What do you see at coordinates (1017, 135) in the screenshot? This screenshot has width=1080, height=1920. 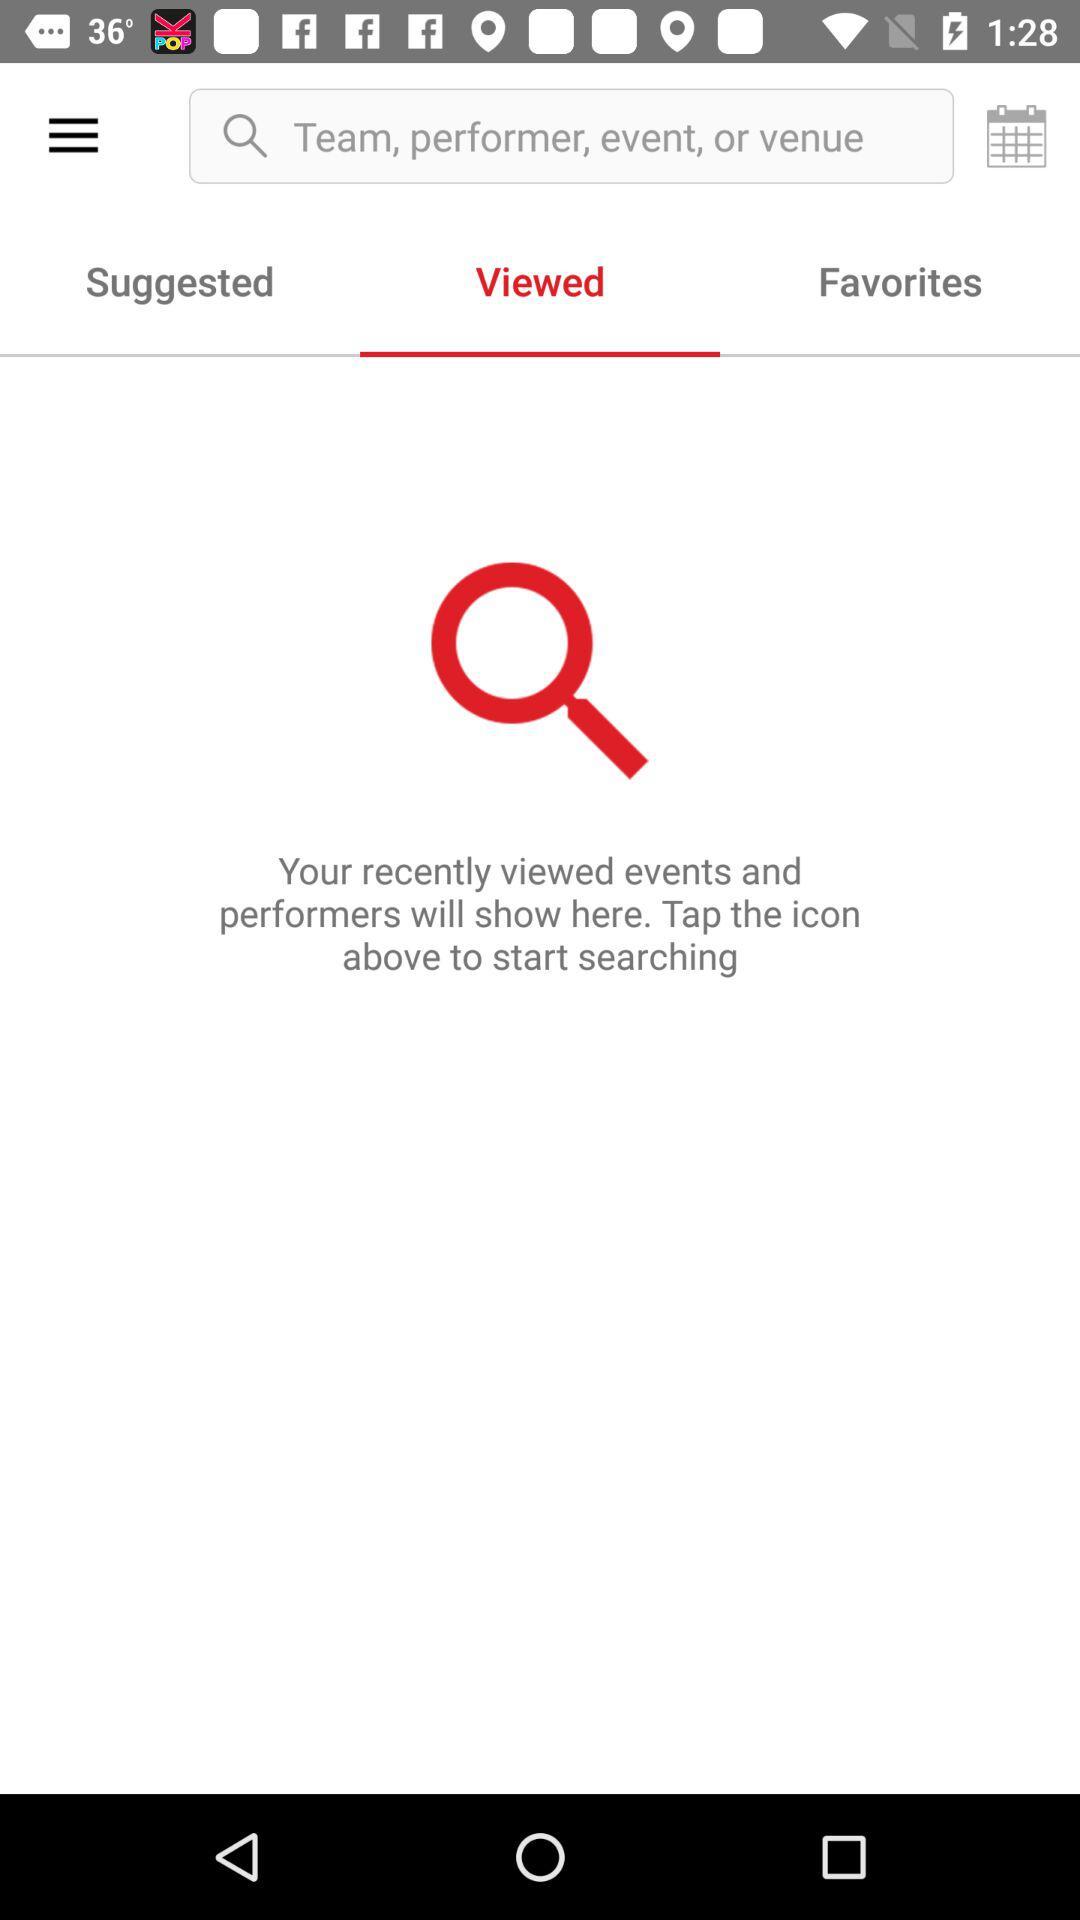 I see `the icon above favorites item` at bounding box center [1017, 135].